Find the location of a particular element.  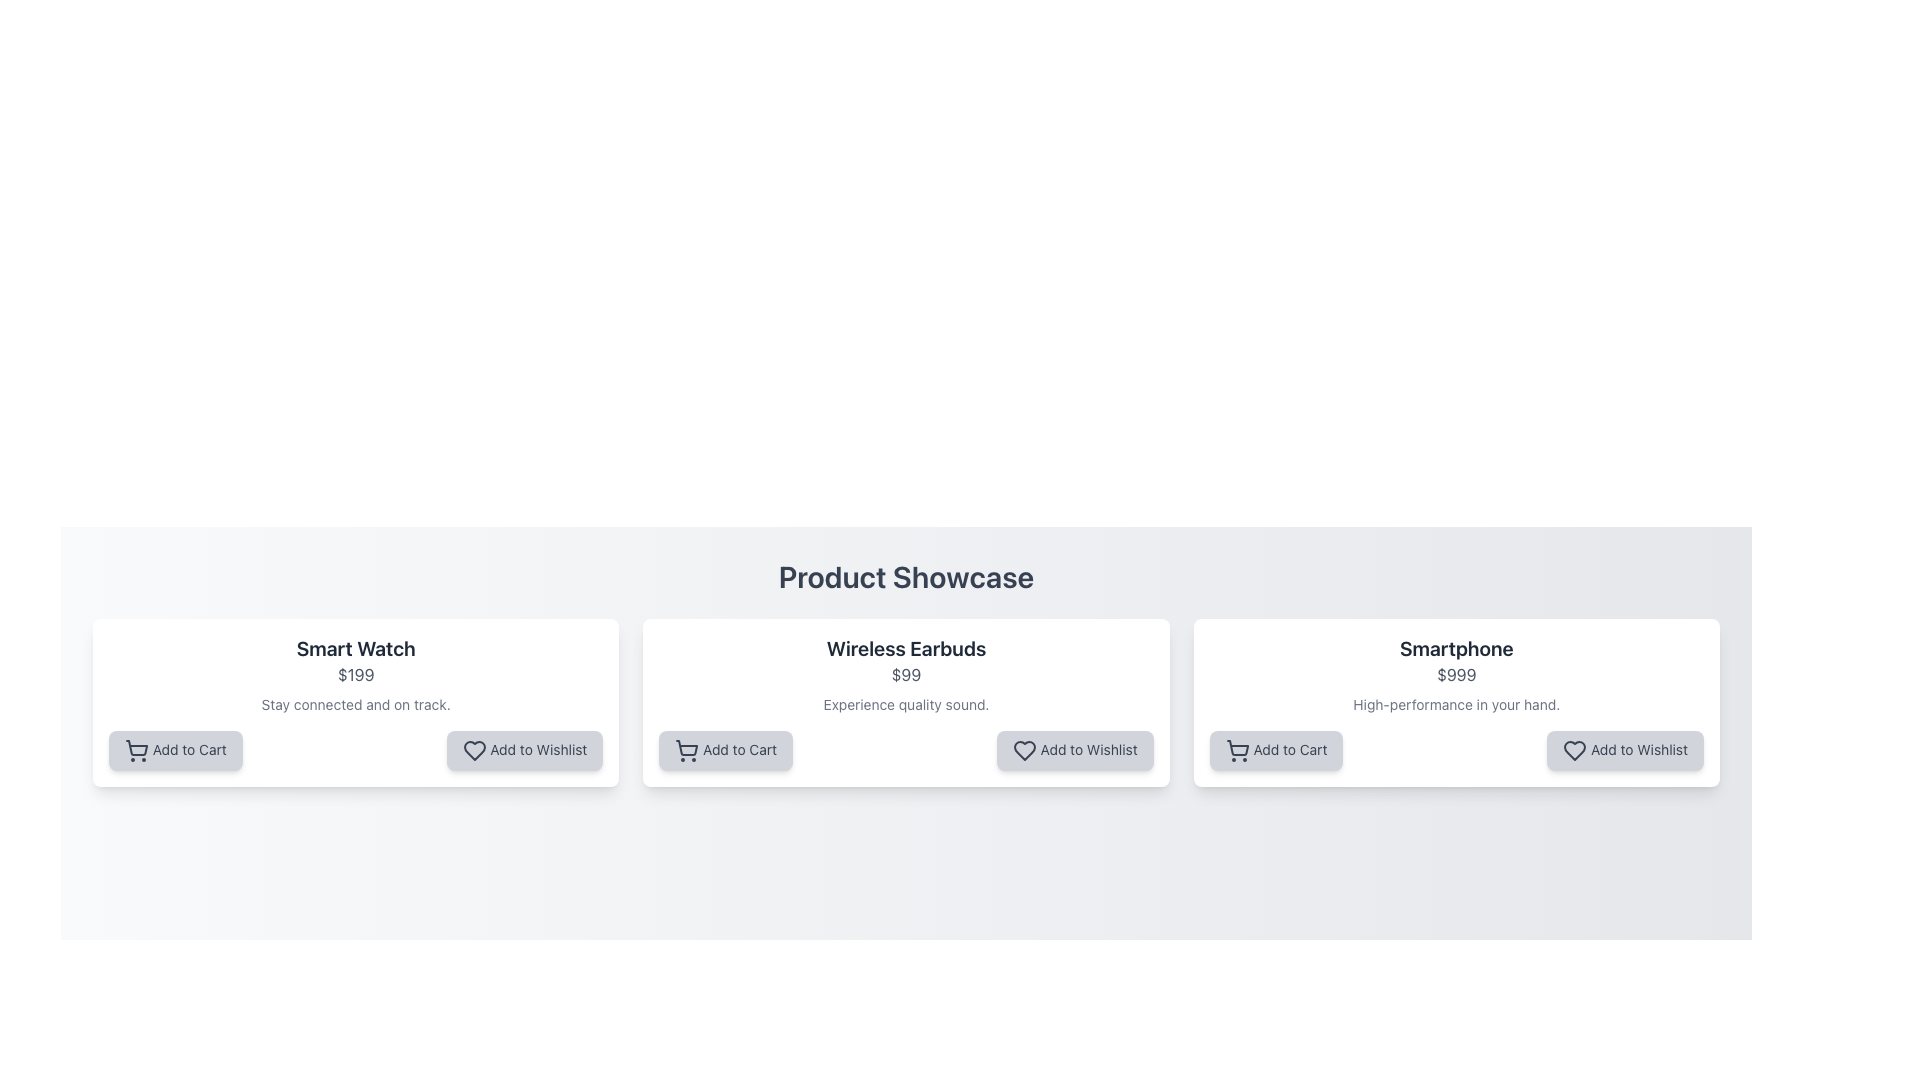

the heart icon within the 'Add to Wishlist' button located on the bottom right corner of the third product card displaying smartphone information is located at coordinates (1574, 751).